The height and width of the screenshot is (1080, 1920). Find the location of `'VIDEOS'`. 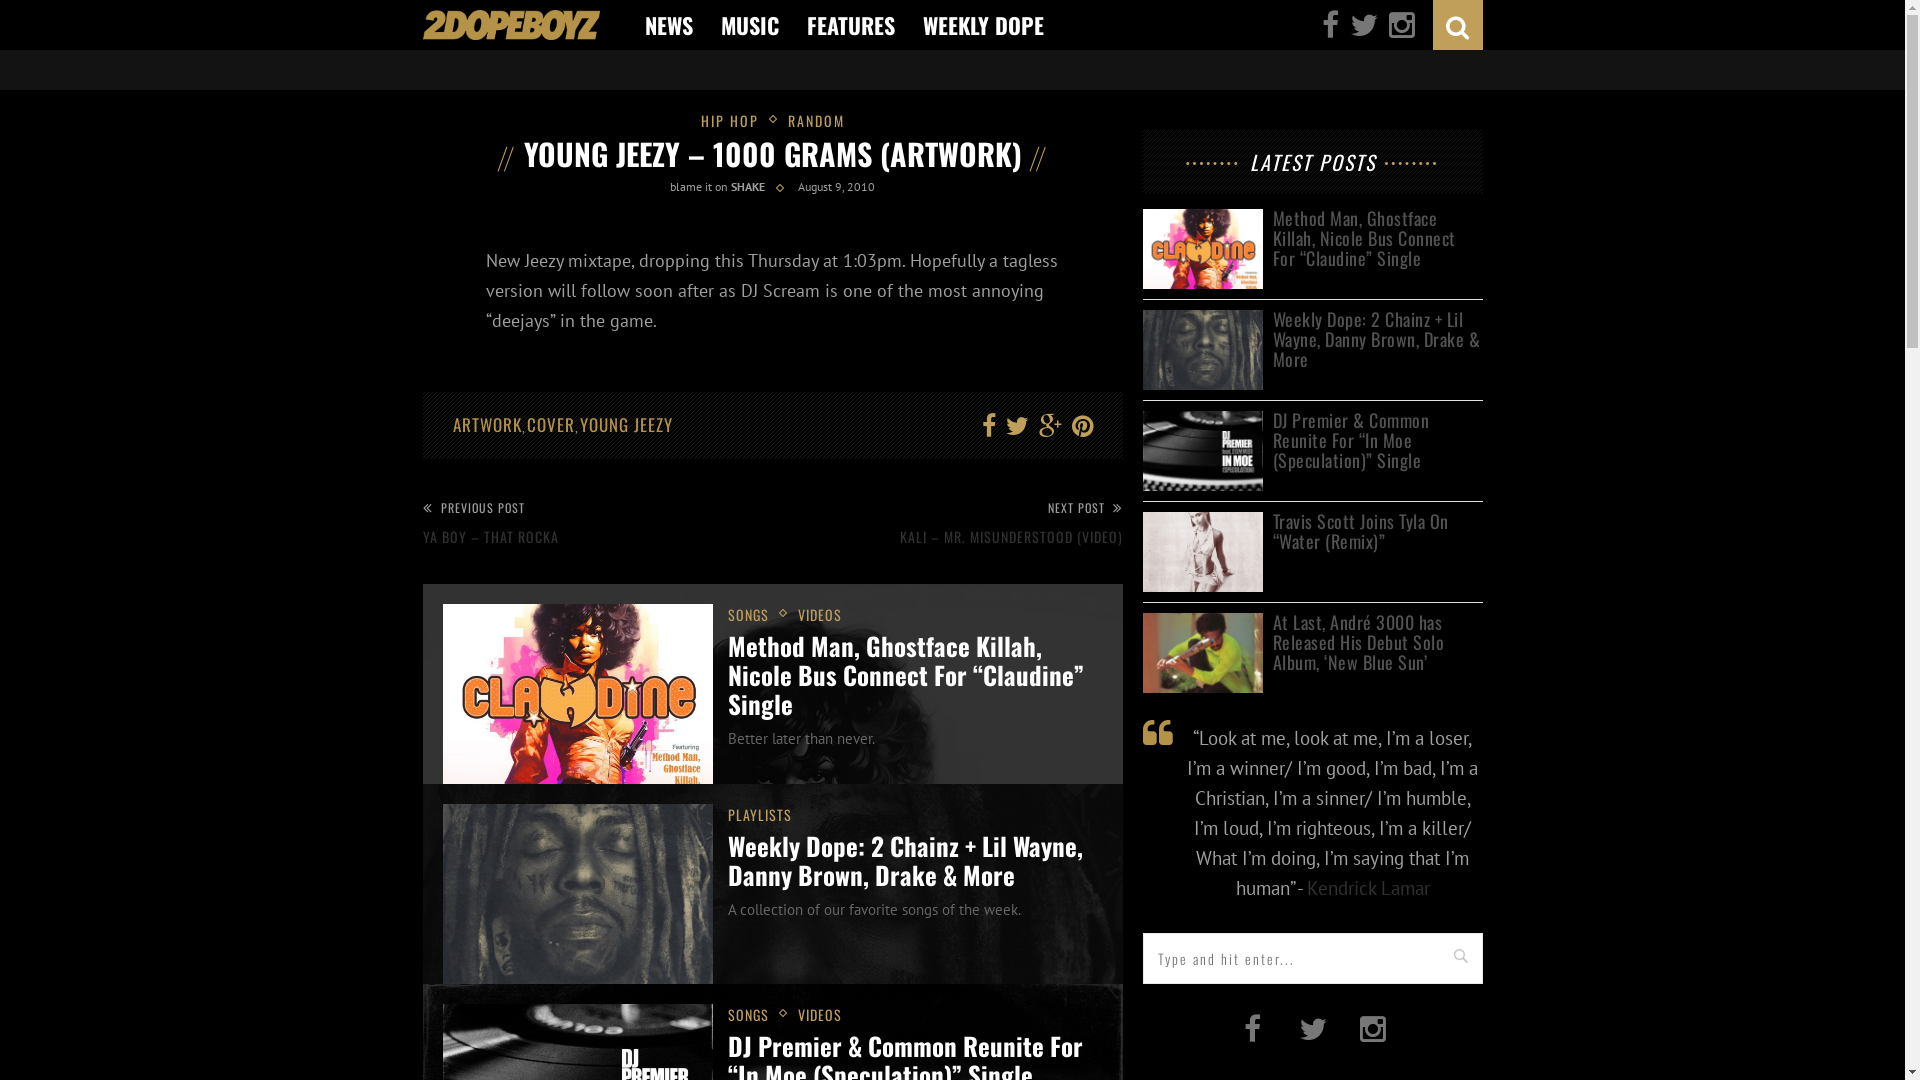

'VIDEOS' is located at coordinates (820, 613).